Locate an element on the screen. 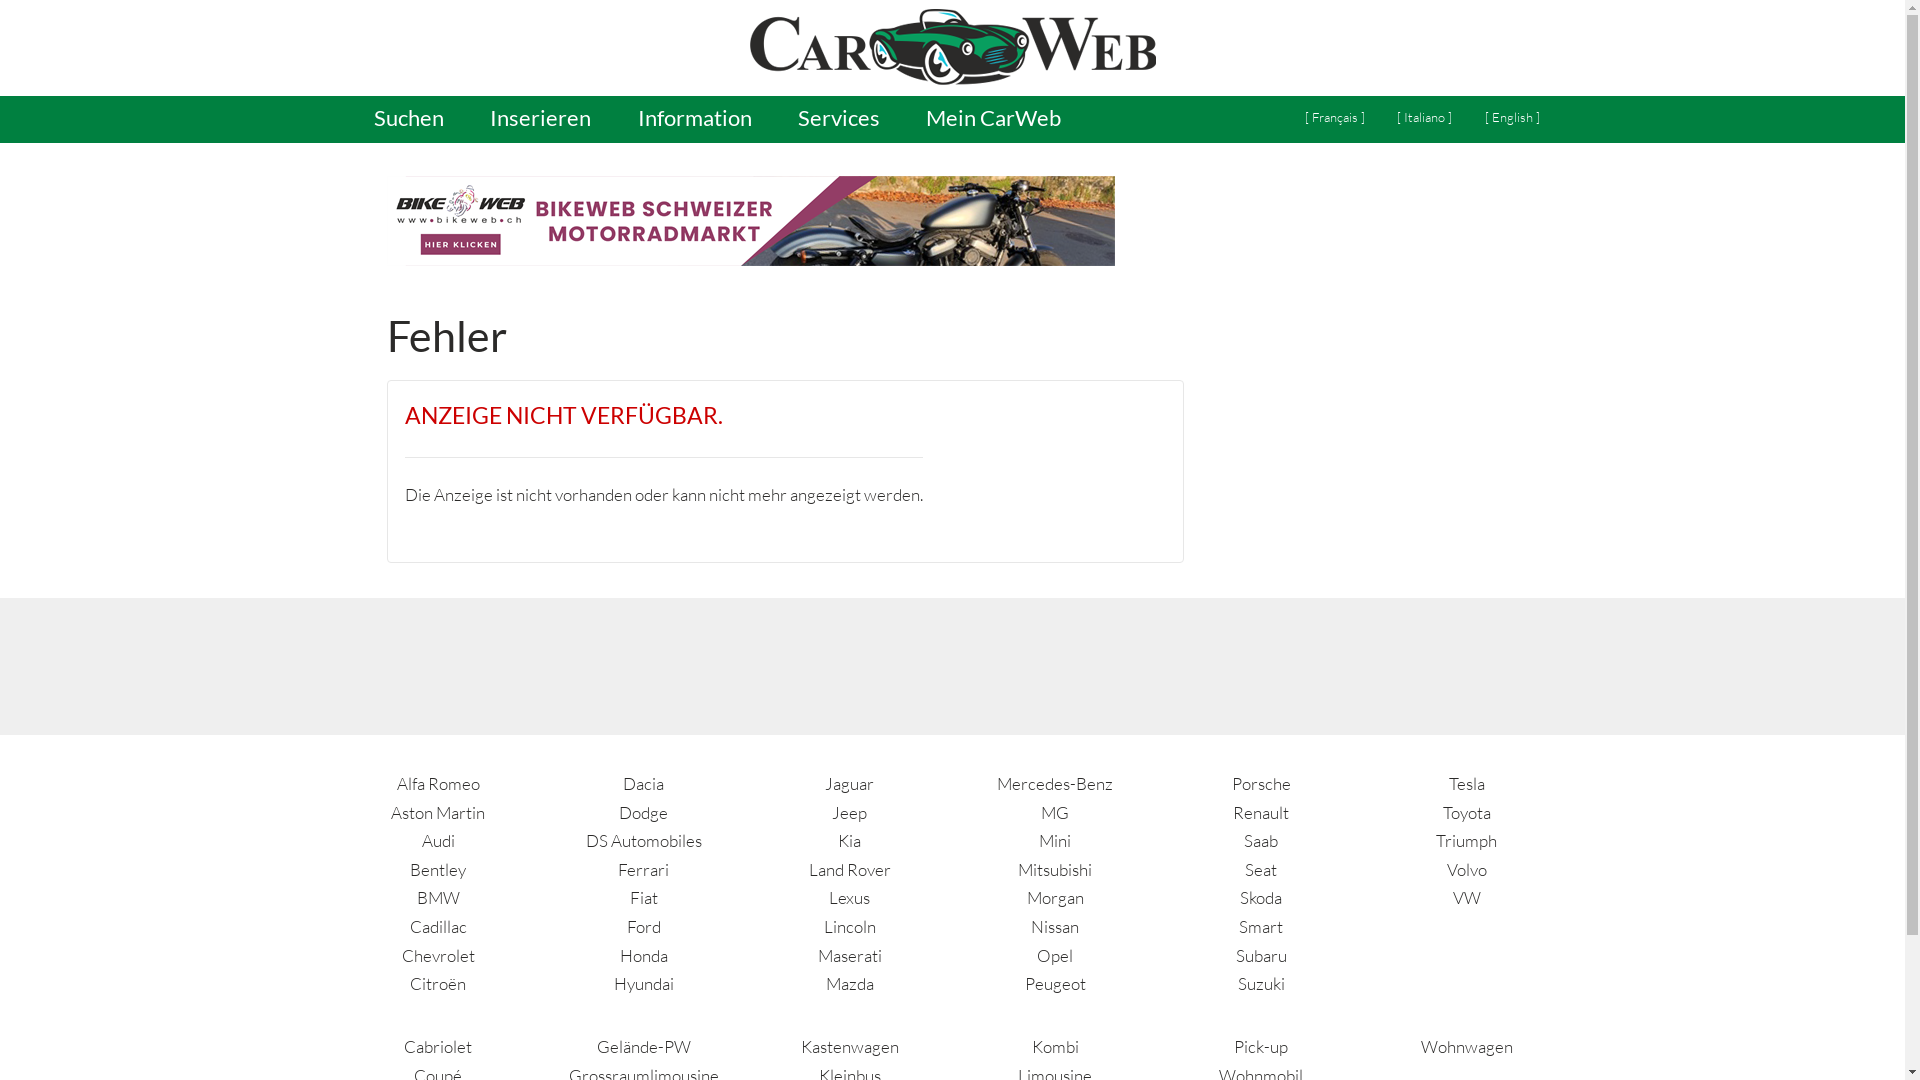  'Dacia' is located at coordinates (643, 782).